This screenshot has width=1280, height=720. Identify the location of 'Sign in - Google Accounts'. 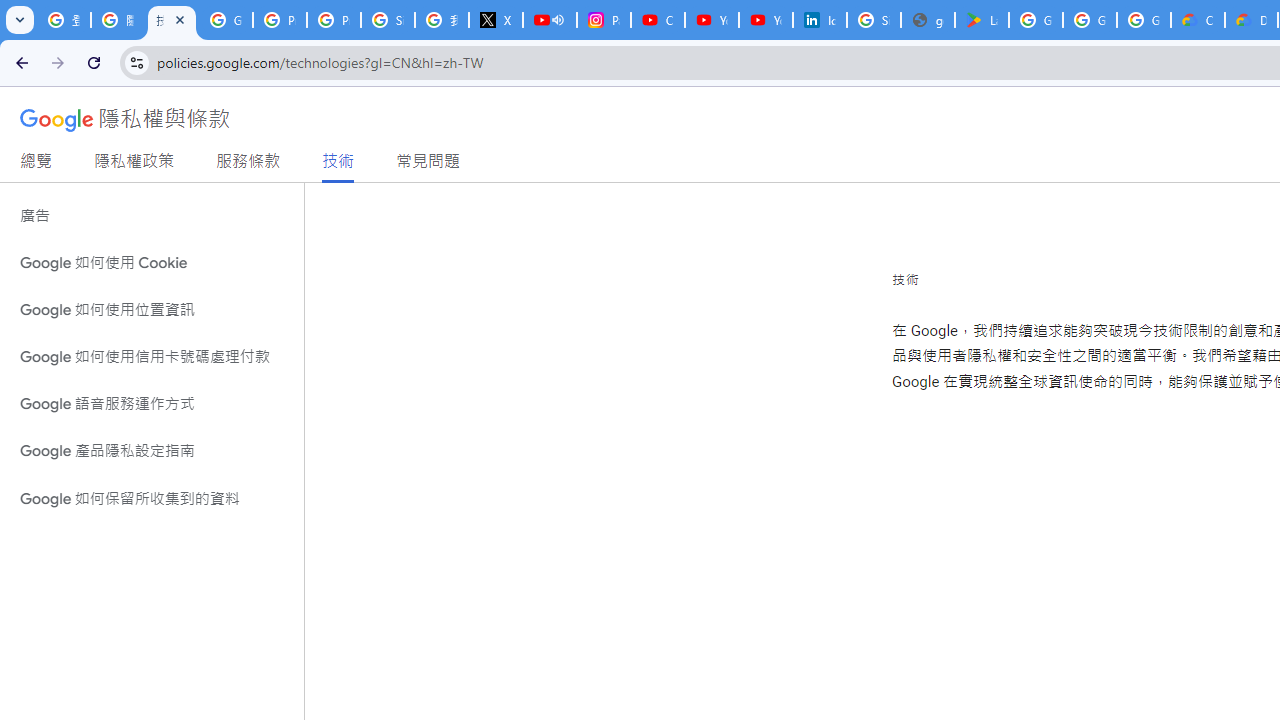
(387, 20).